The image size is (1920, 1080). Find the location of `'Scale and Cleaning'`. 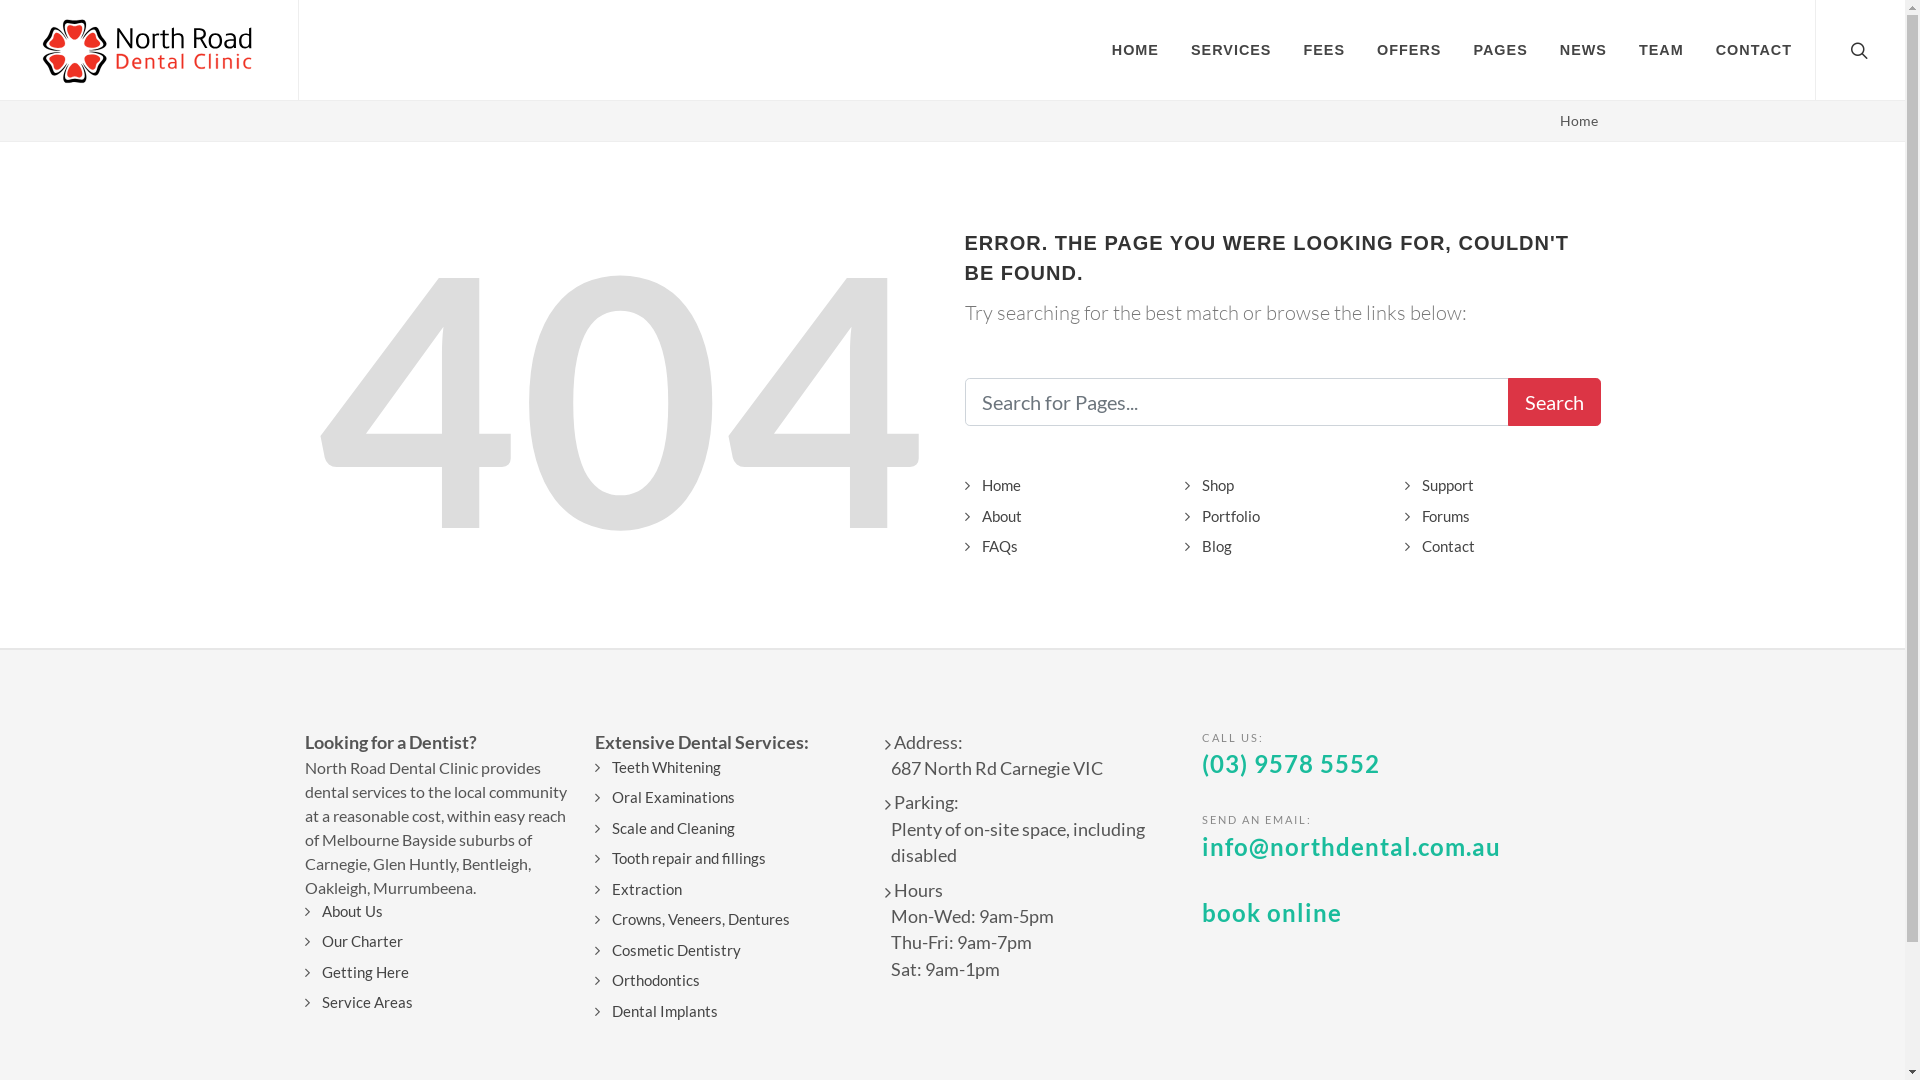

'Scale and Cleaning' is located at coordinates (599, 828).